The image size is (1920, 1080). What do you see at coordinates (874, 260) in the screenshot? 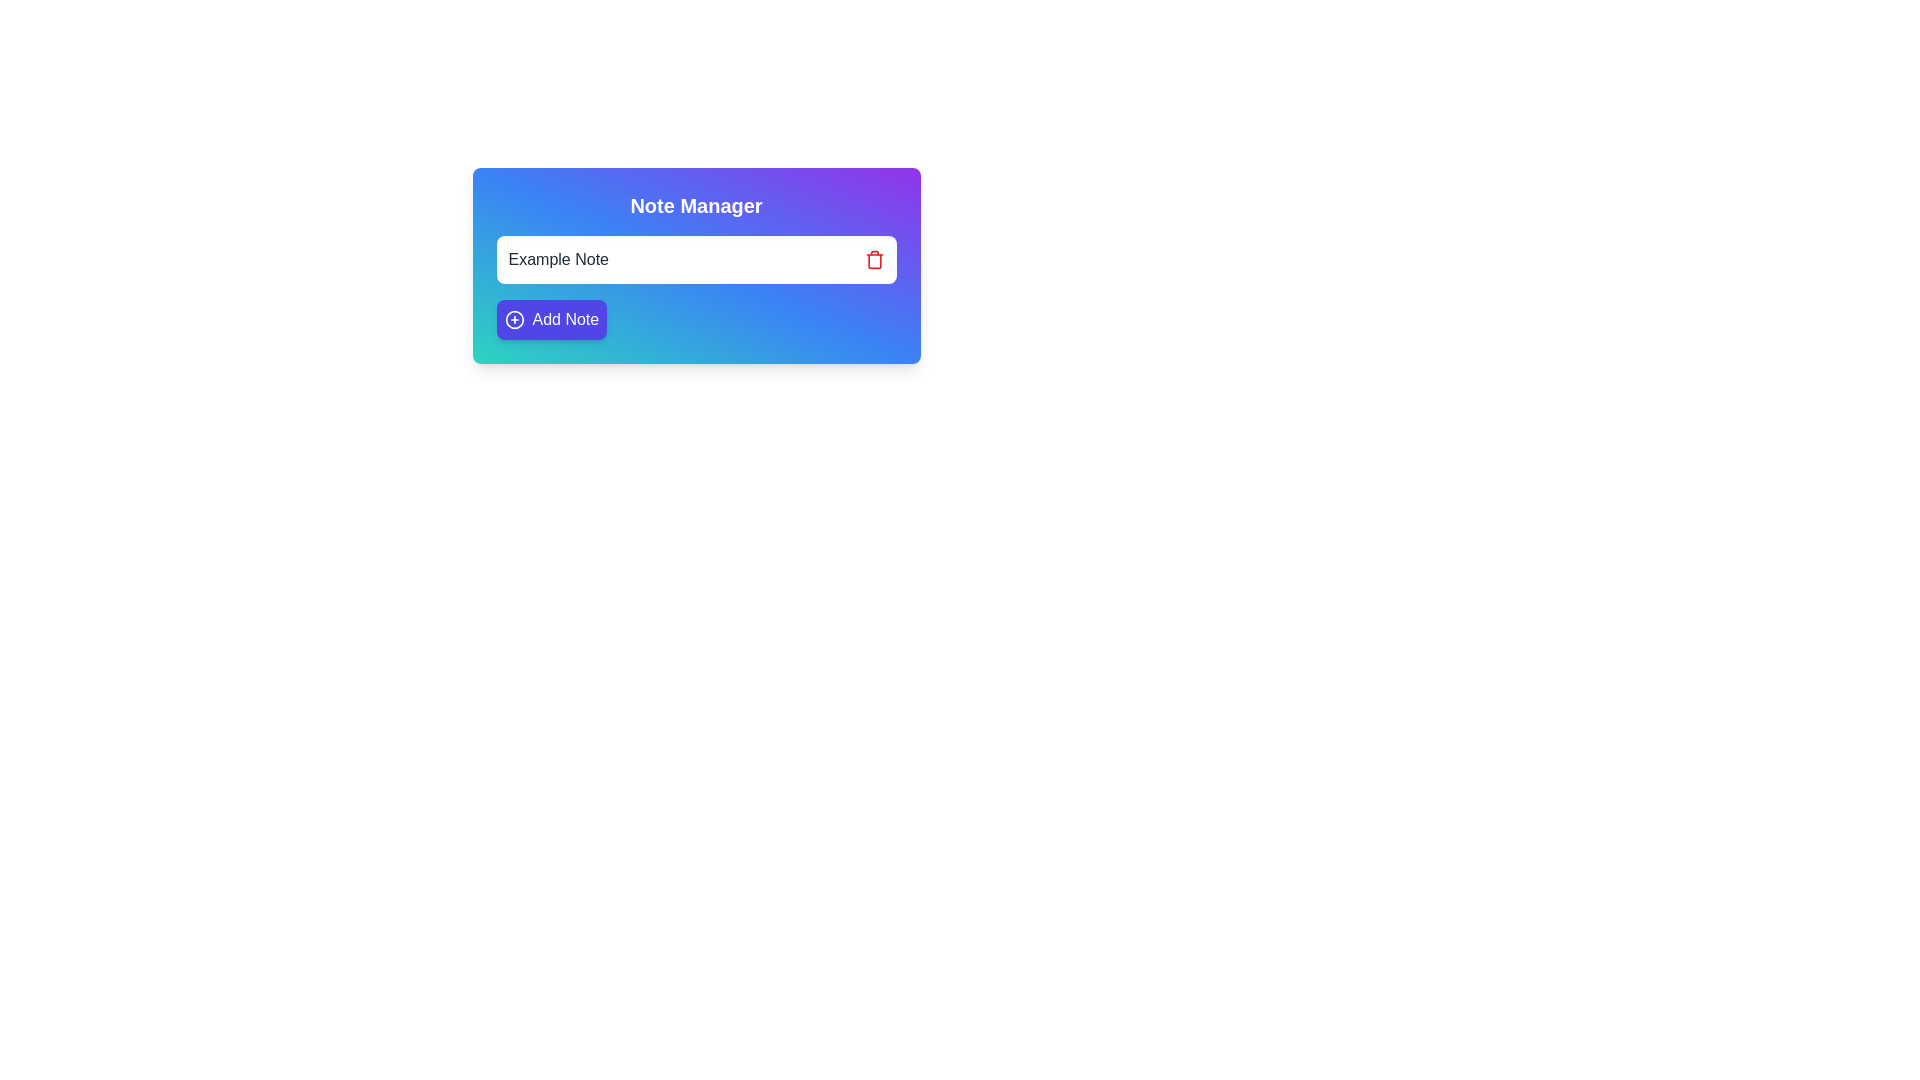
I see `the trash can icon button located to the right of the 'Example Note' text input field` at bounding box center [874, 260].